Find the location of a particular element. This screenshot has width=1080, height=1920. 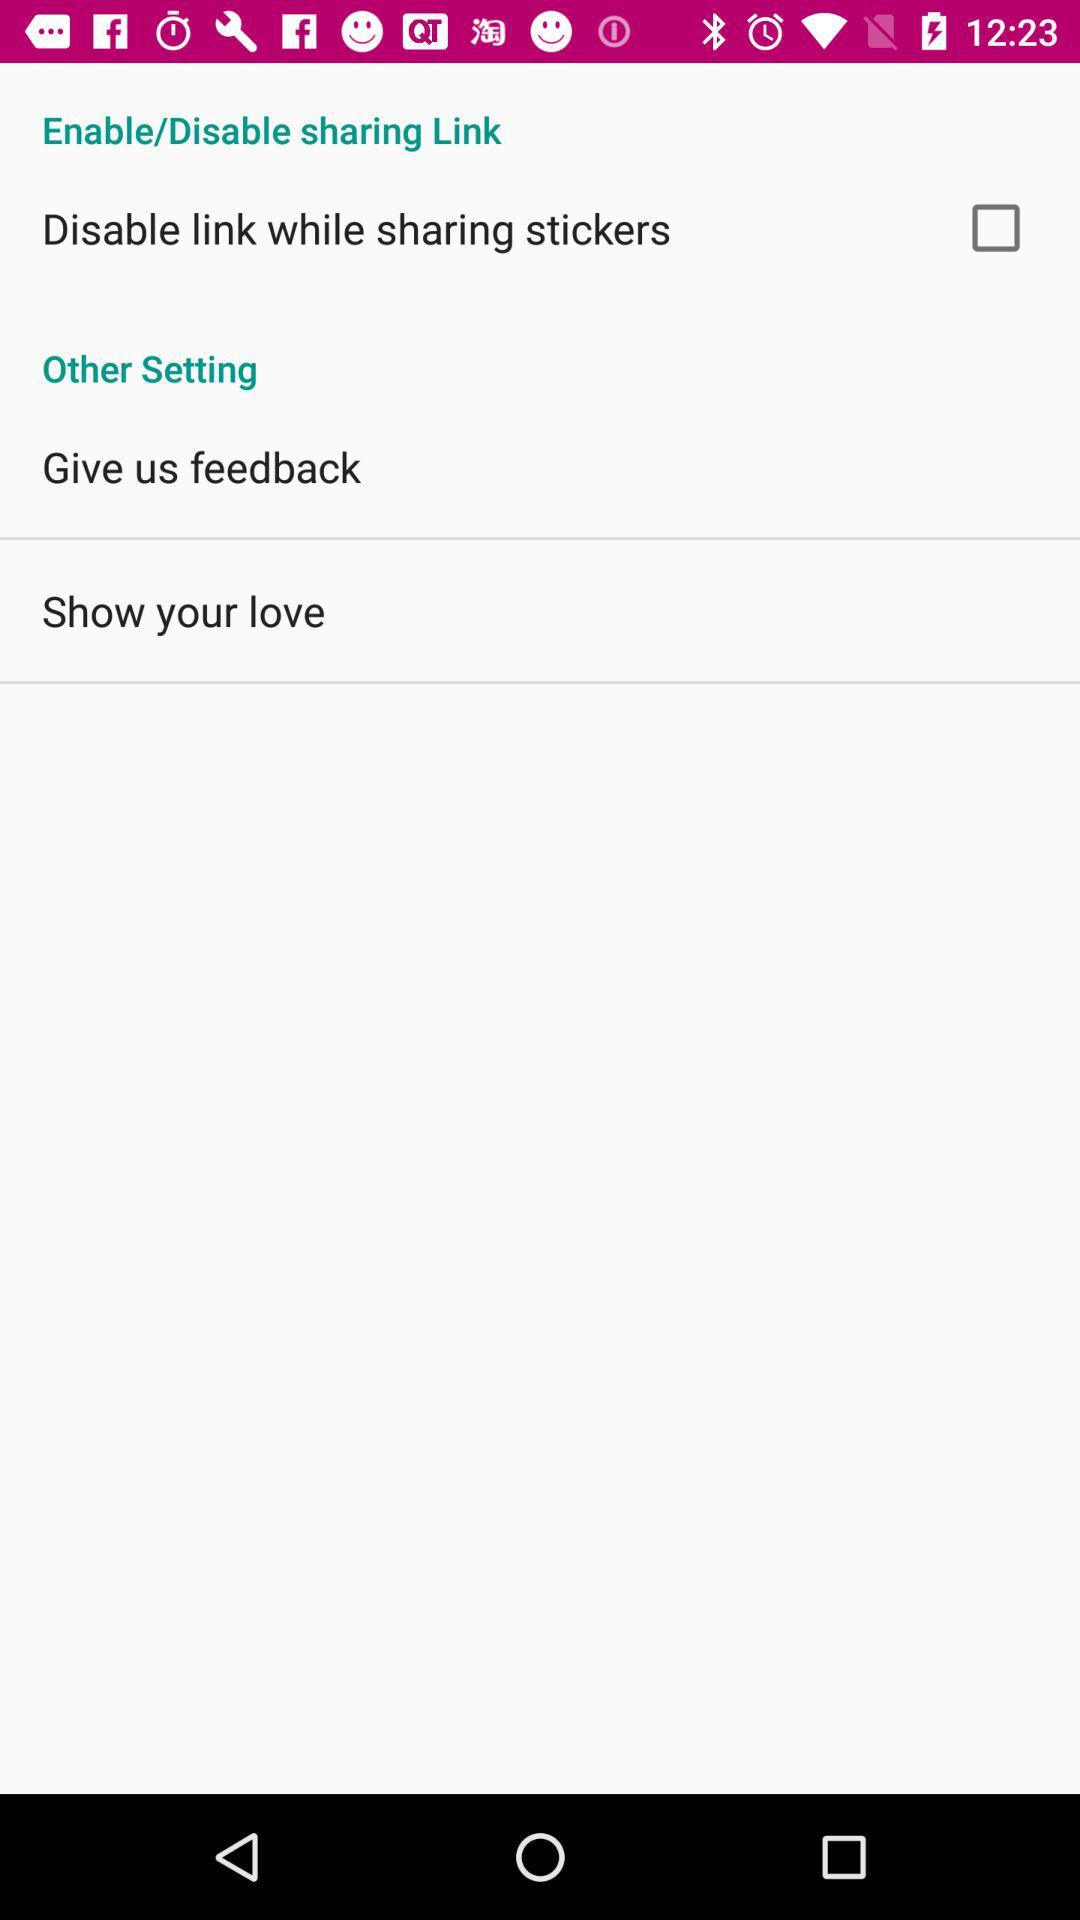

item next to disable link while item is located at coordinates (995, 227).